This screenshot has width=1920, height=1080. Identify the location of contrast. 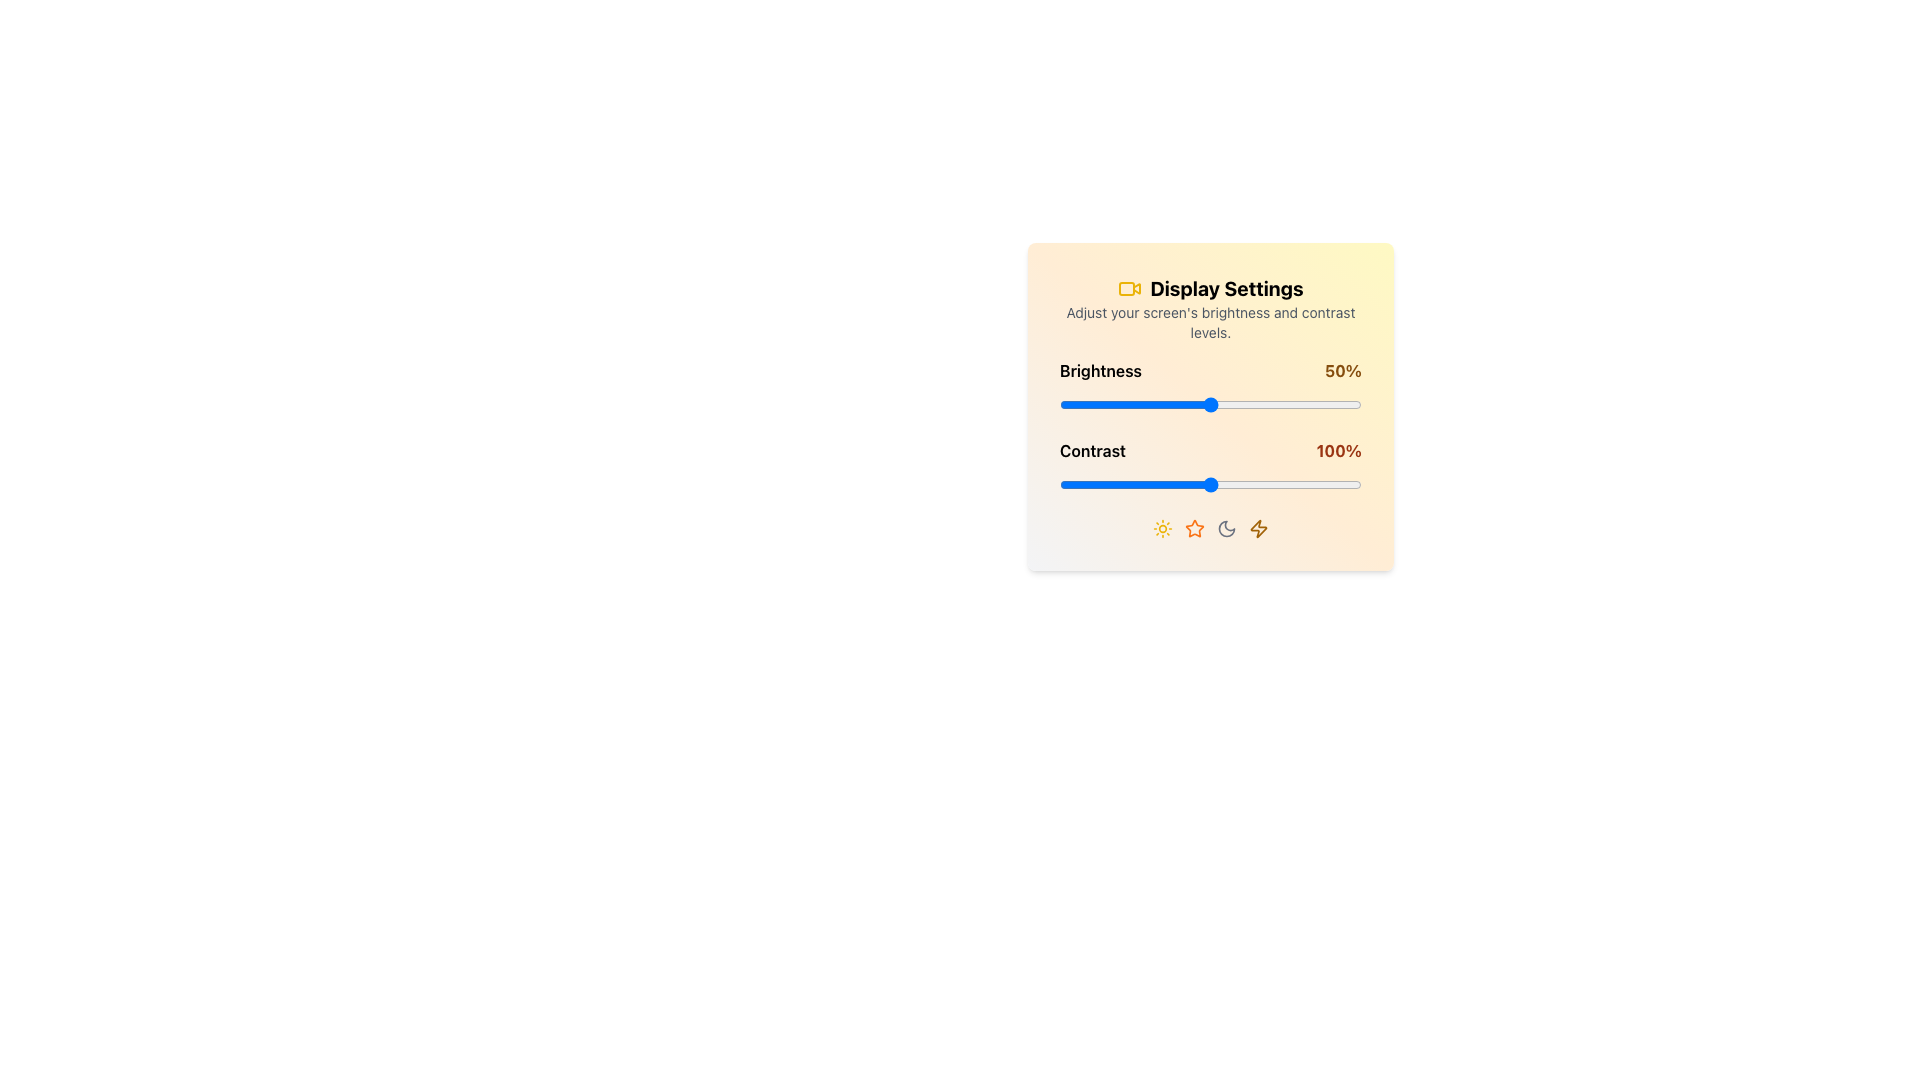
(1126, 485).